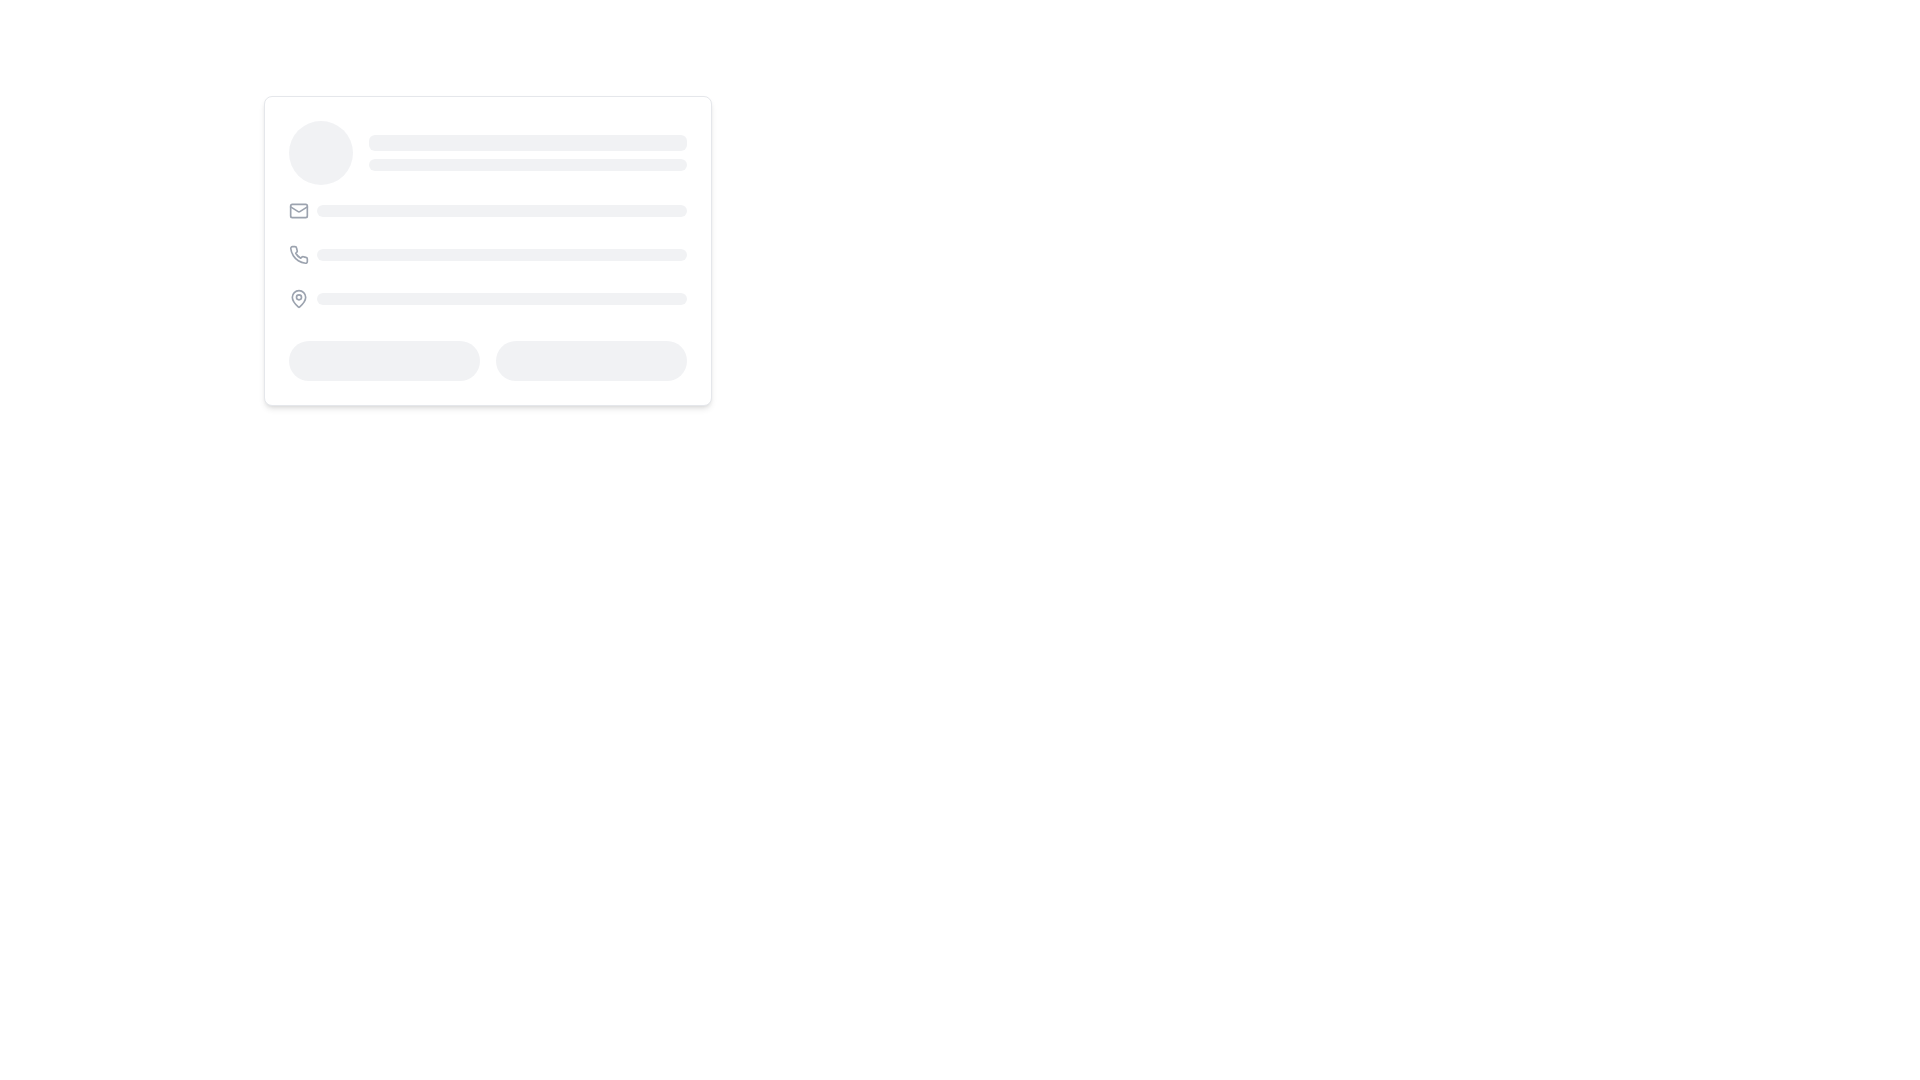  What do you see at coordinates (298, 253) in the screenshot?
I see `the small light gray phone icon with rounded edges, which is positioned to the left of a set of vertically aligned text lines` at bounding box center [298, 253].